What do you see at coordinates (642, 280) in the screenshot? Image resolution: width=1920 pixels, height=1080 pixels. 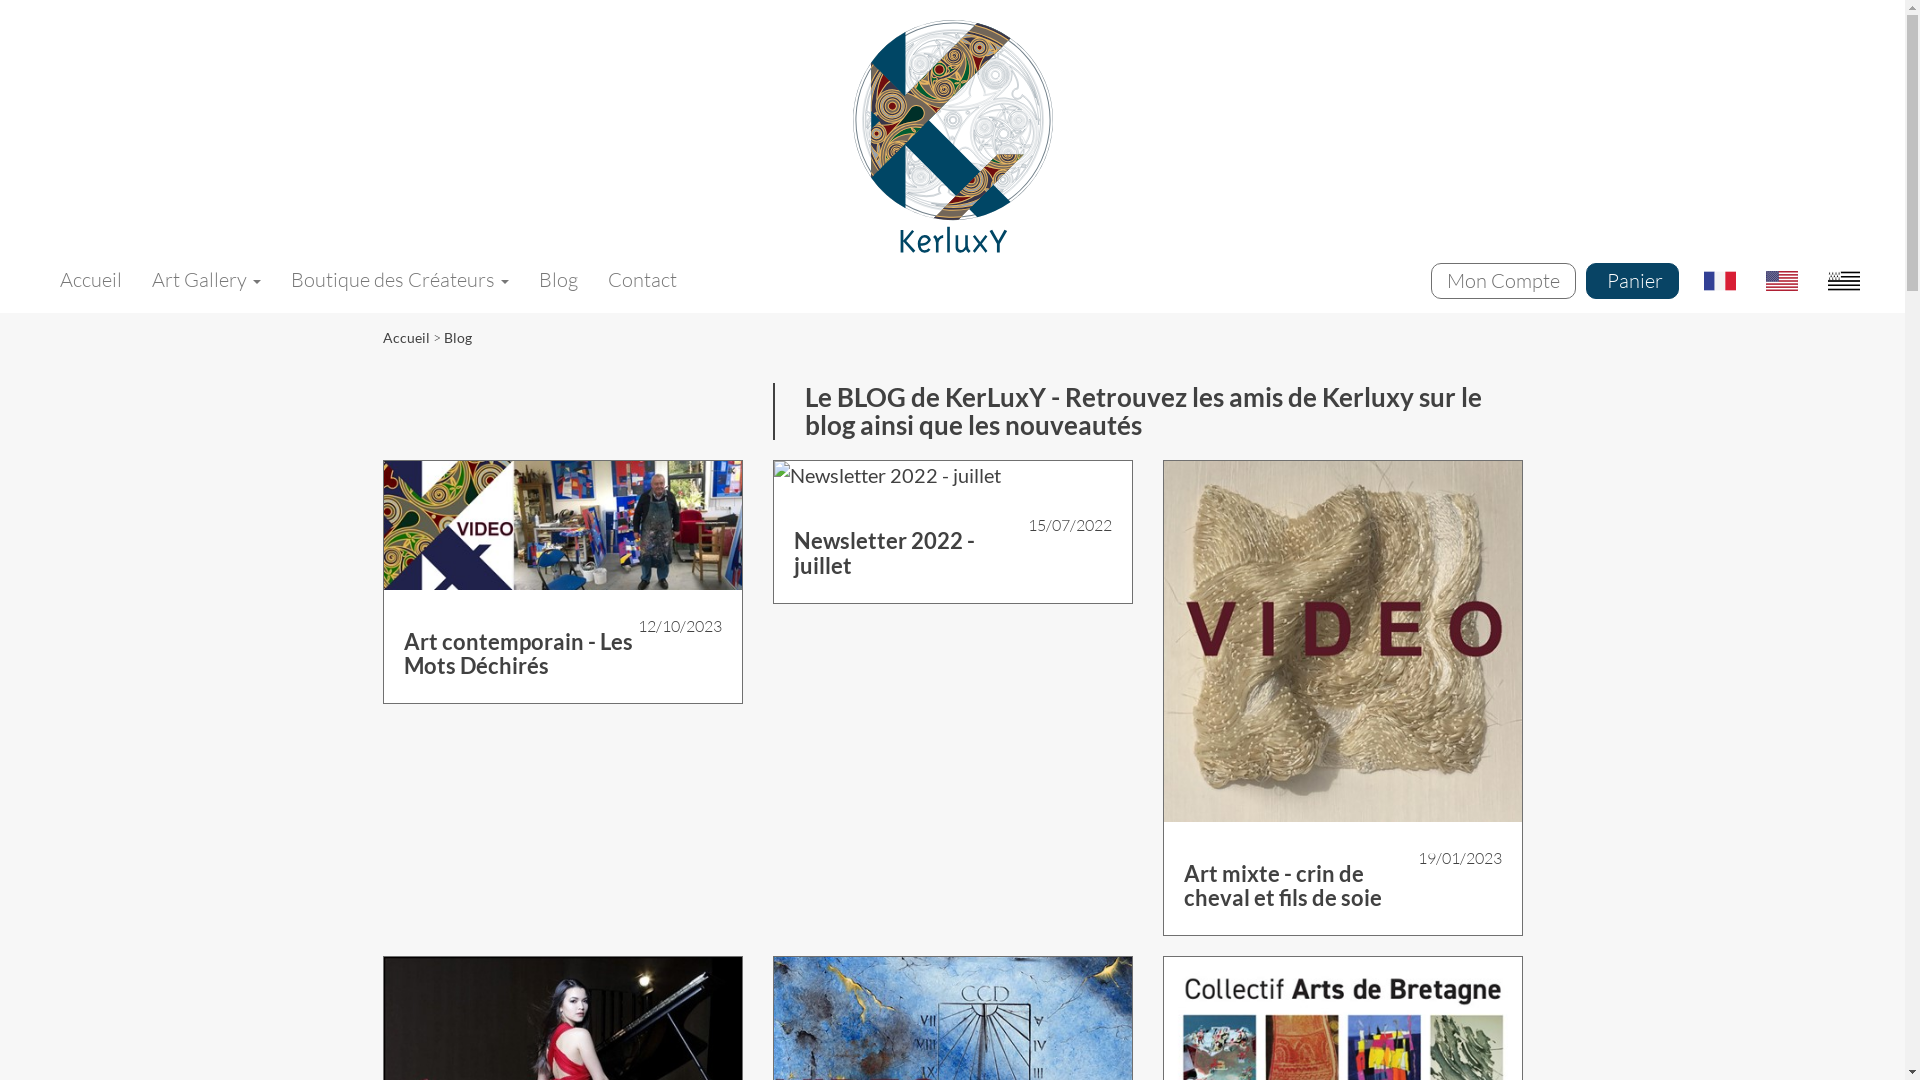 I see `'Contact'` at bounding box center [642, 280].